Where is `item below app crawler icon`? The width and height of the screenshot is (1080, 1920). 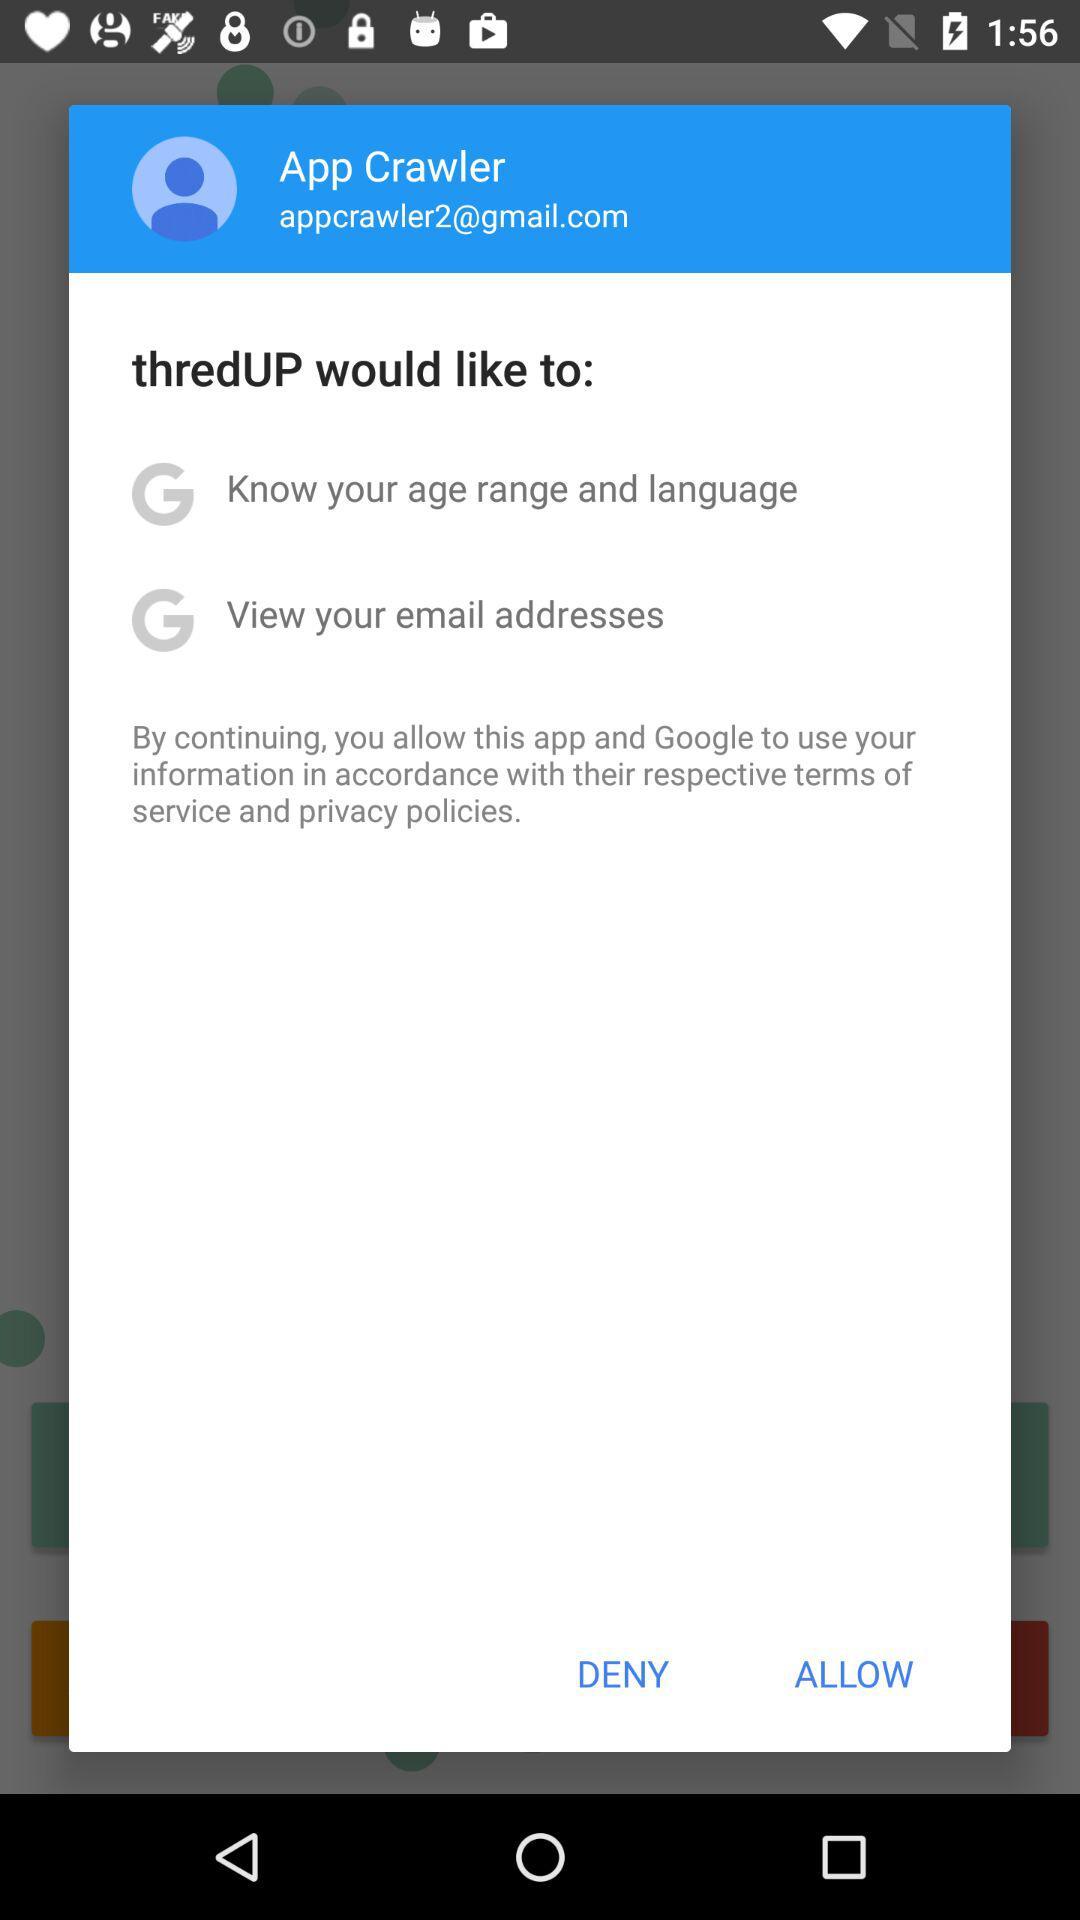 item below app crawler icon is located at coordinates (454, 214).